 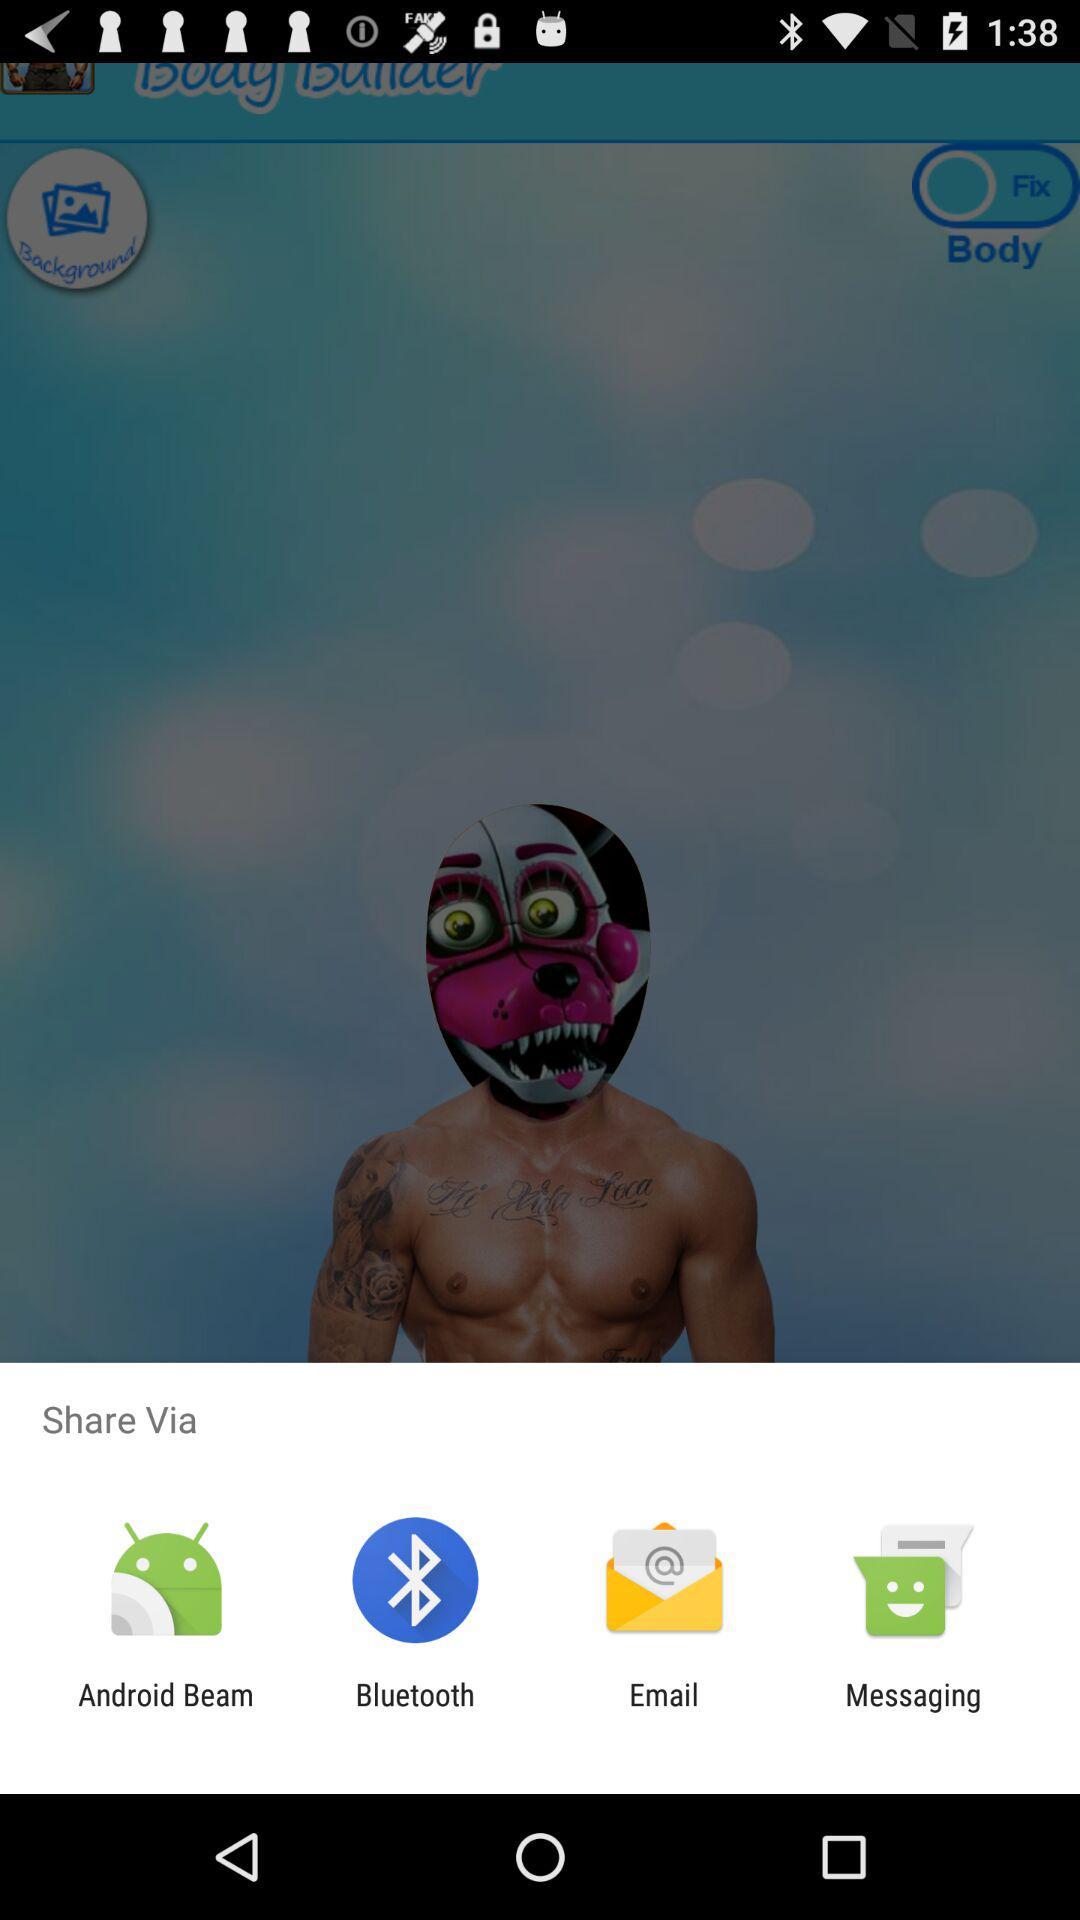 What do you see at coordinates (165, 1711) in the screenshot?
I see `the item next to bluetooth item` at bounding box center [165, 1711].